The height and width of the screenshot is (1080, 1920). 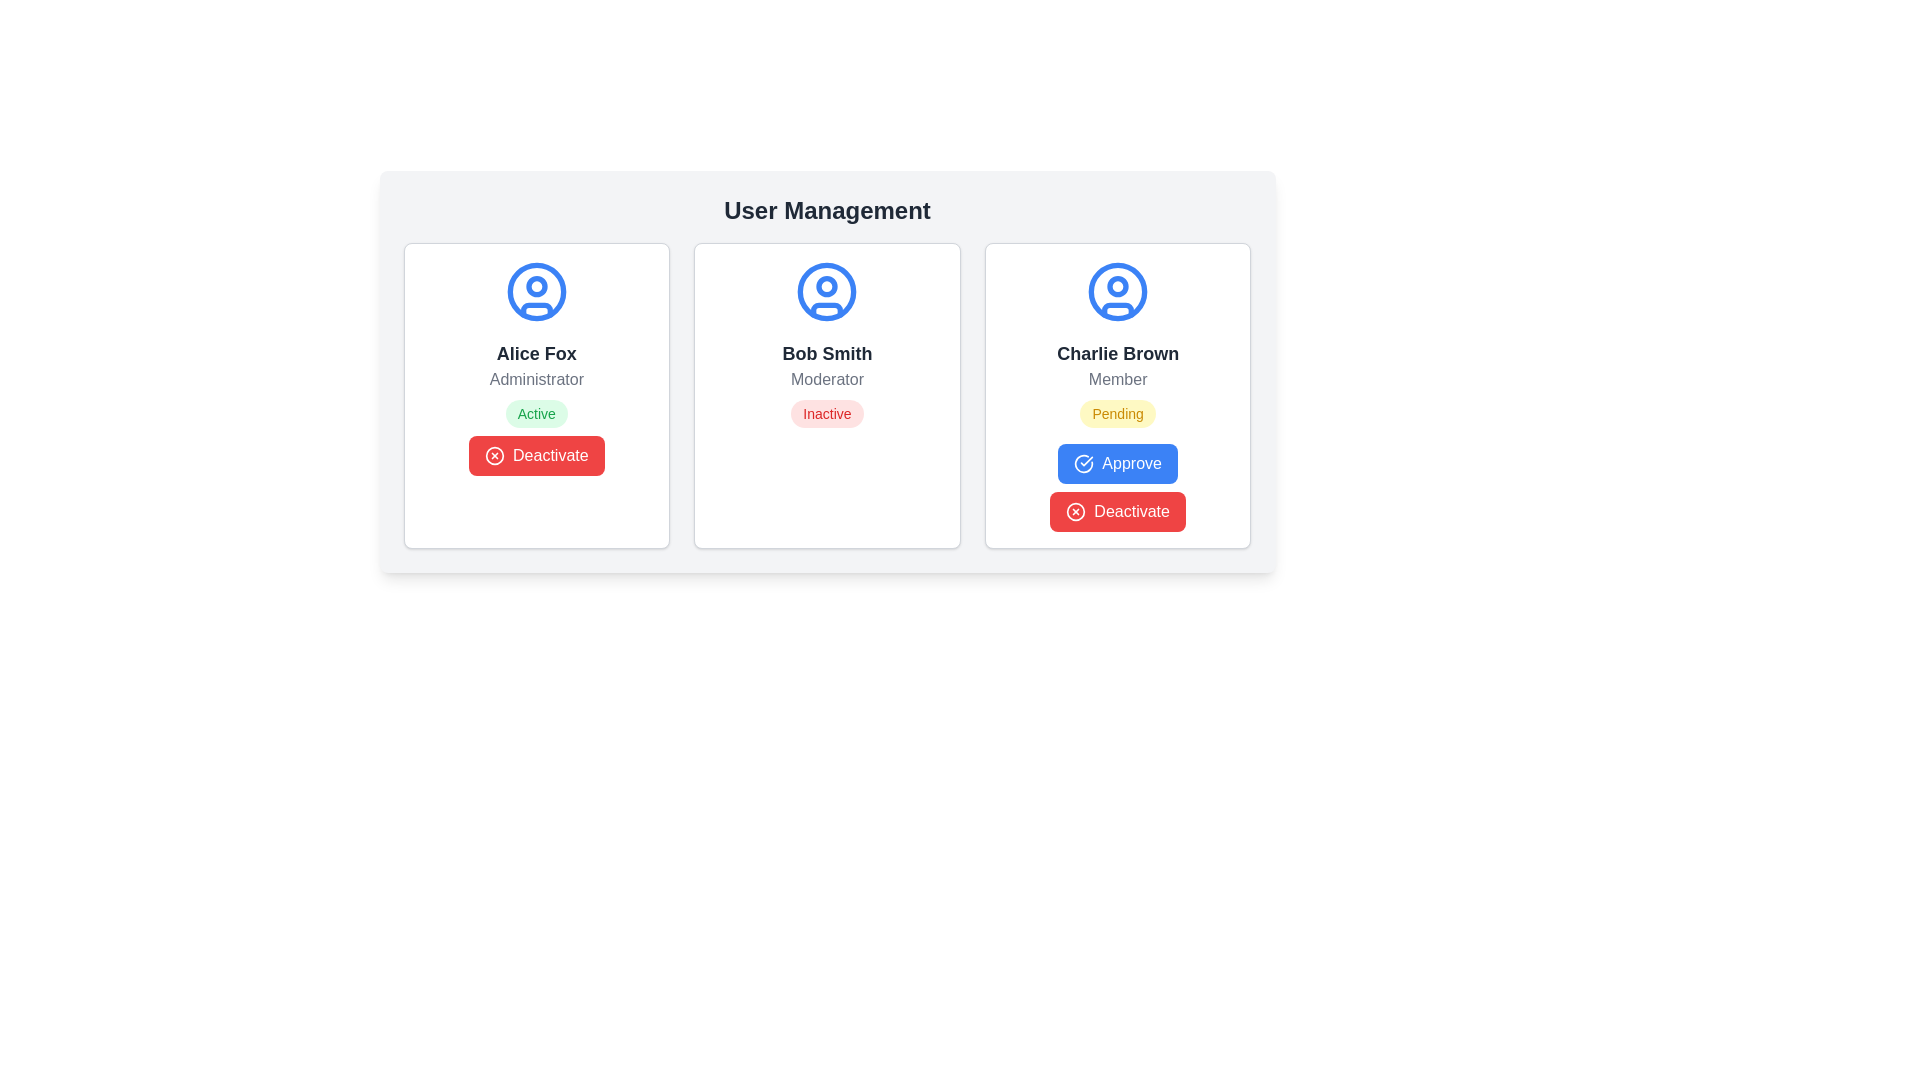 I want to click on the text label indicating the user's role as 'Member' in the profile card for 'Charlie Brown', which is located below the name and aligns with other role labels, so click(x=1117, y=380).